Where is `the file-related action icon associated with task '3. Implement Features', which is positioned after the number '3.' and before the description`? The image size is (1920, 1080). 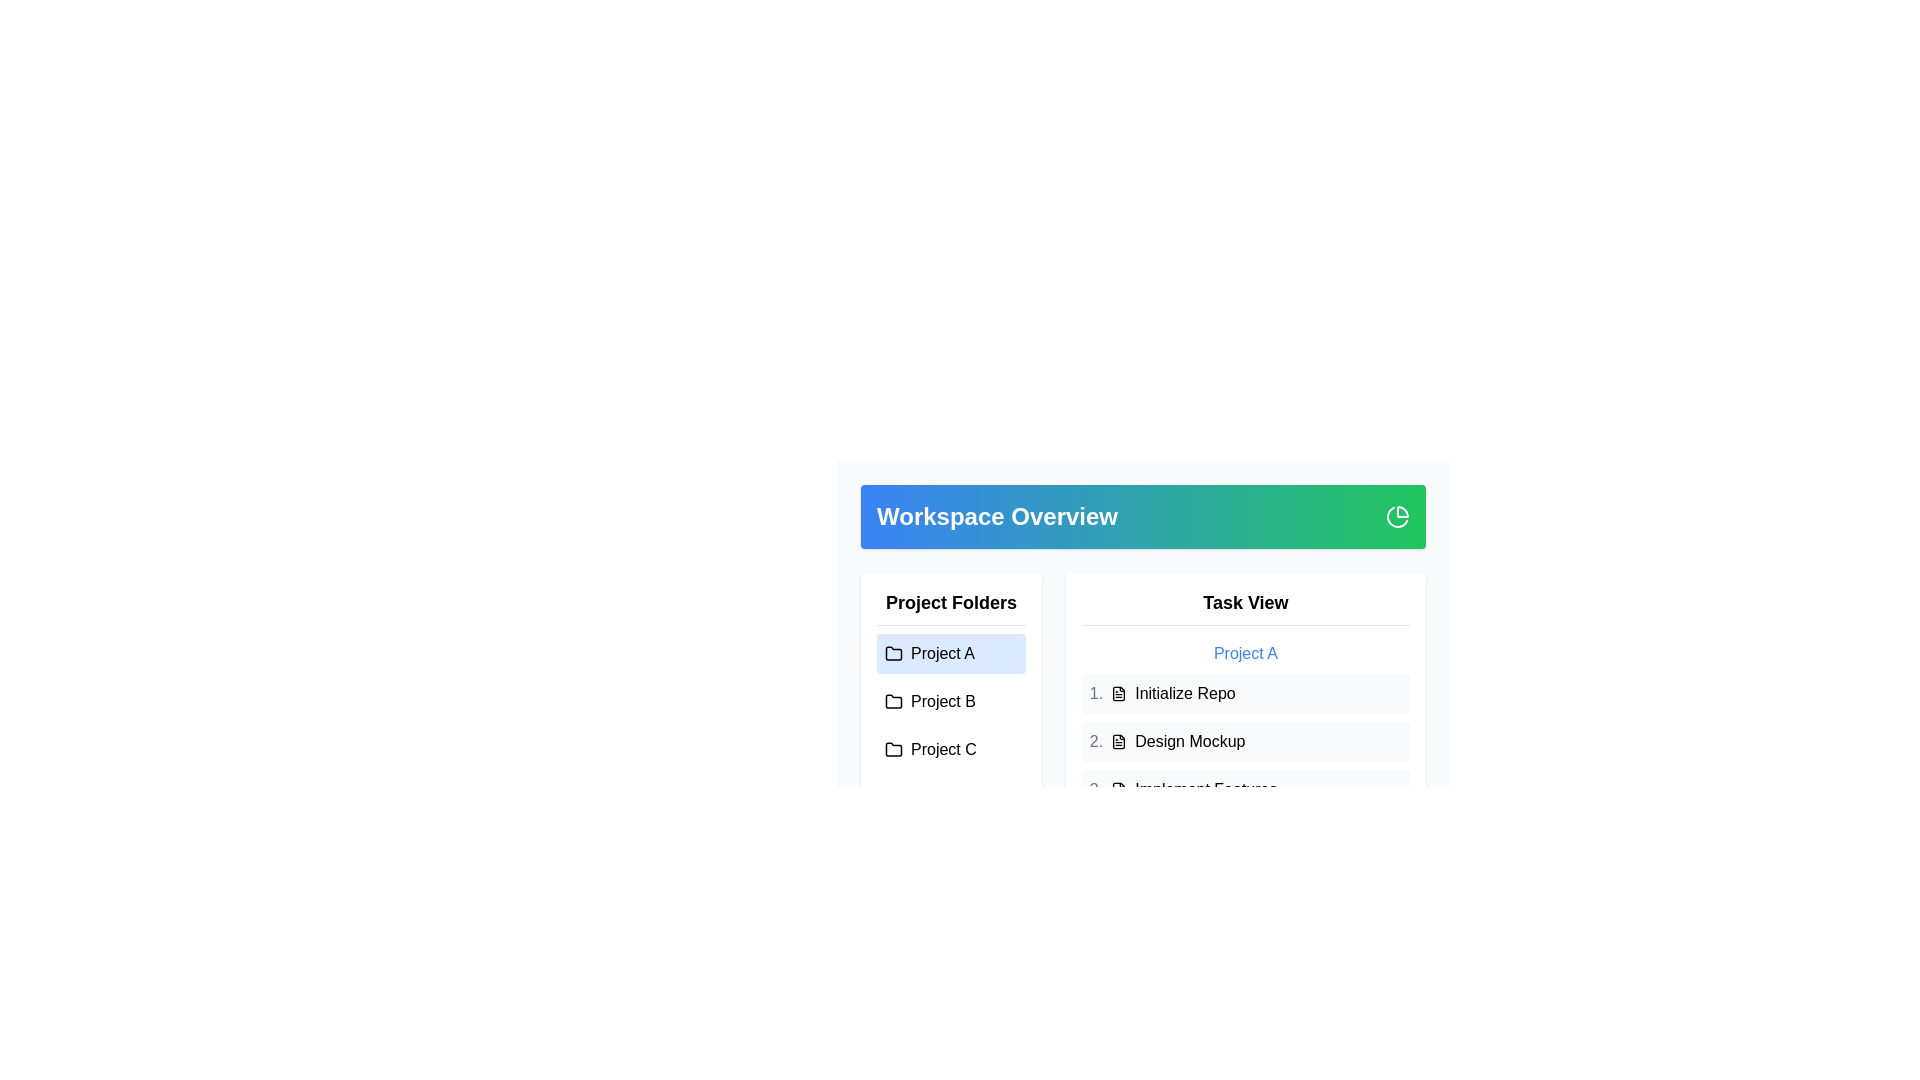 the file-related action icon associated with task '3. Implement Features', which is positioned after the number '3.' and before the description is located at coordinates (1118, 789).